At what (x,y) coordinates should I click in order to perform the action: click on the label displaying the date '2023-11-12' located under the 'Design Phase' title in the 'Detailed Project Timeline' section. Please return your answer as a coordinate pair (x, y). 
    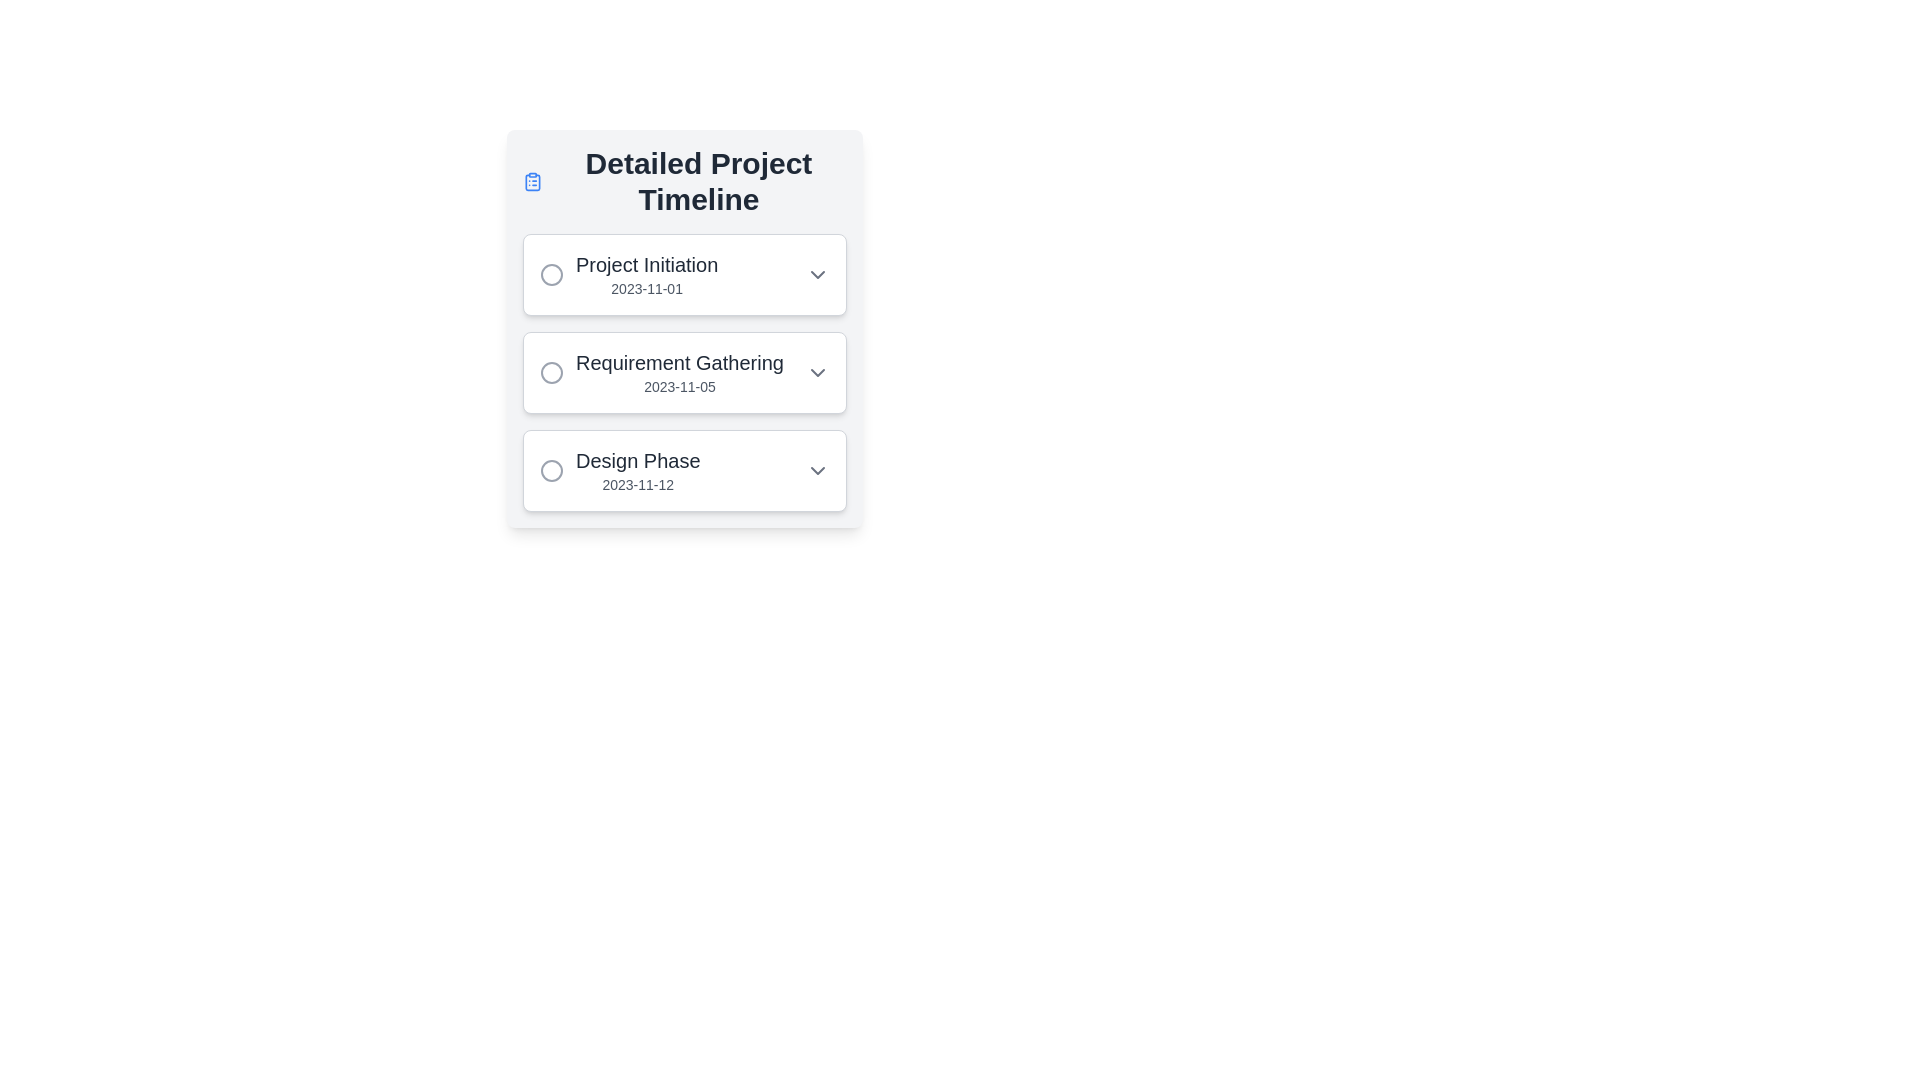
    Looking at the image, I should click on (637, 485).